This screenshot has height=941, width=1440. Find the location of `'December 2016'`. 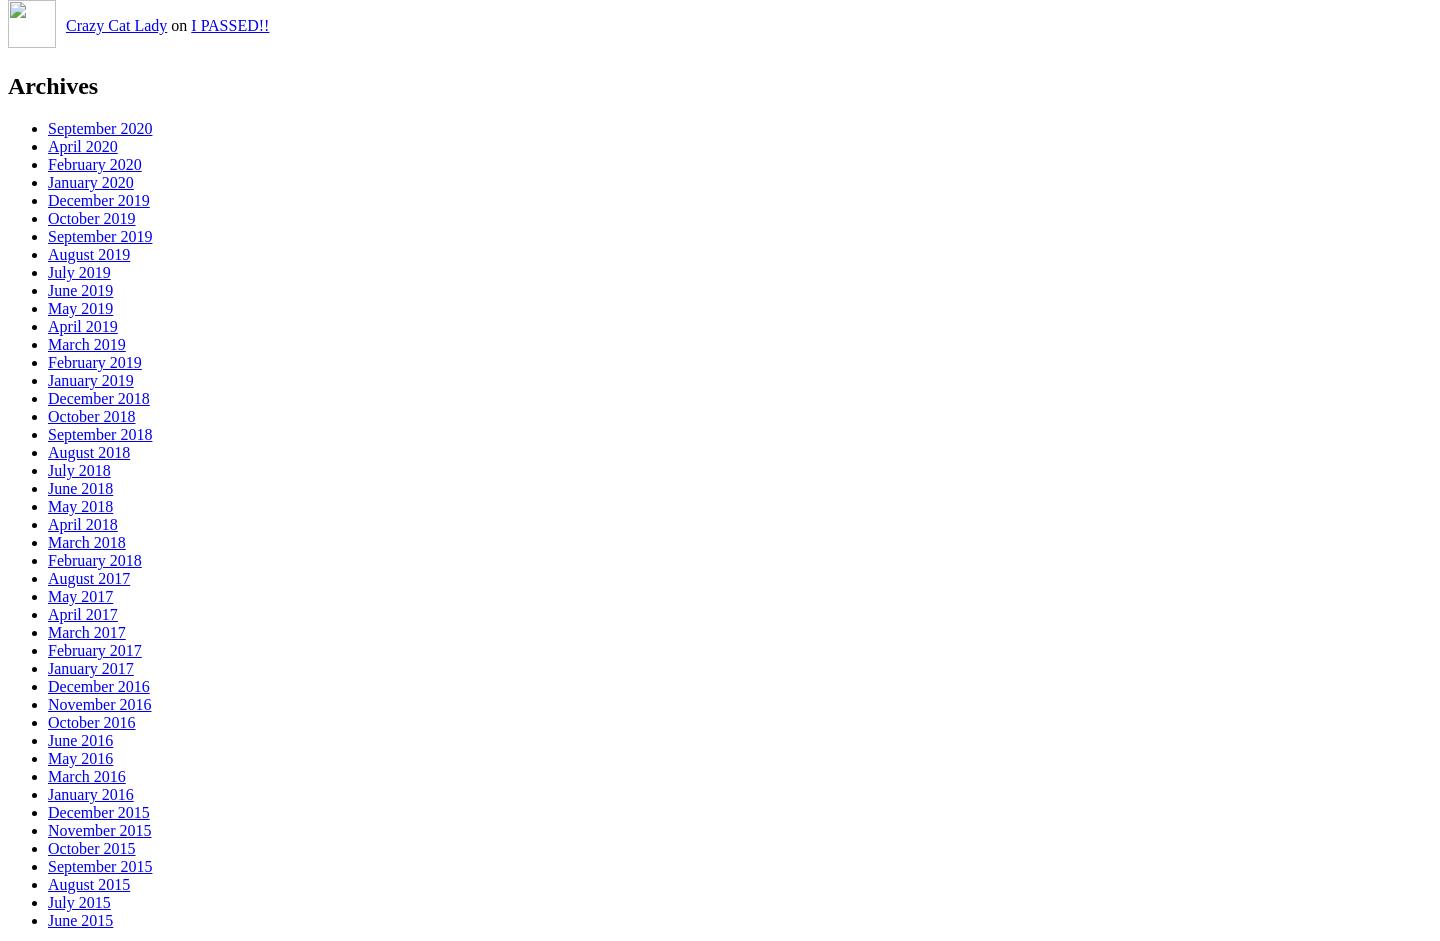

'December 2016' is located at coordinates (46, 686).